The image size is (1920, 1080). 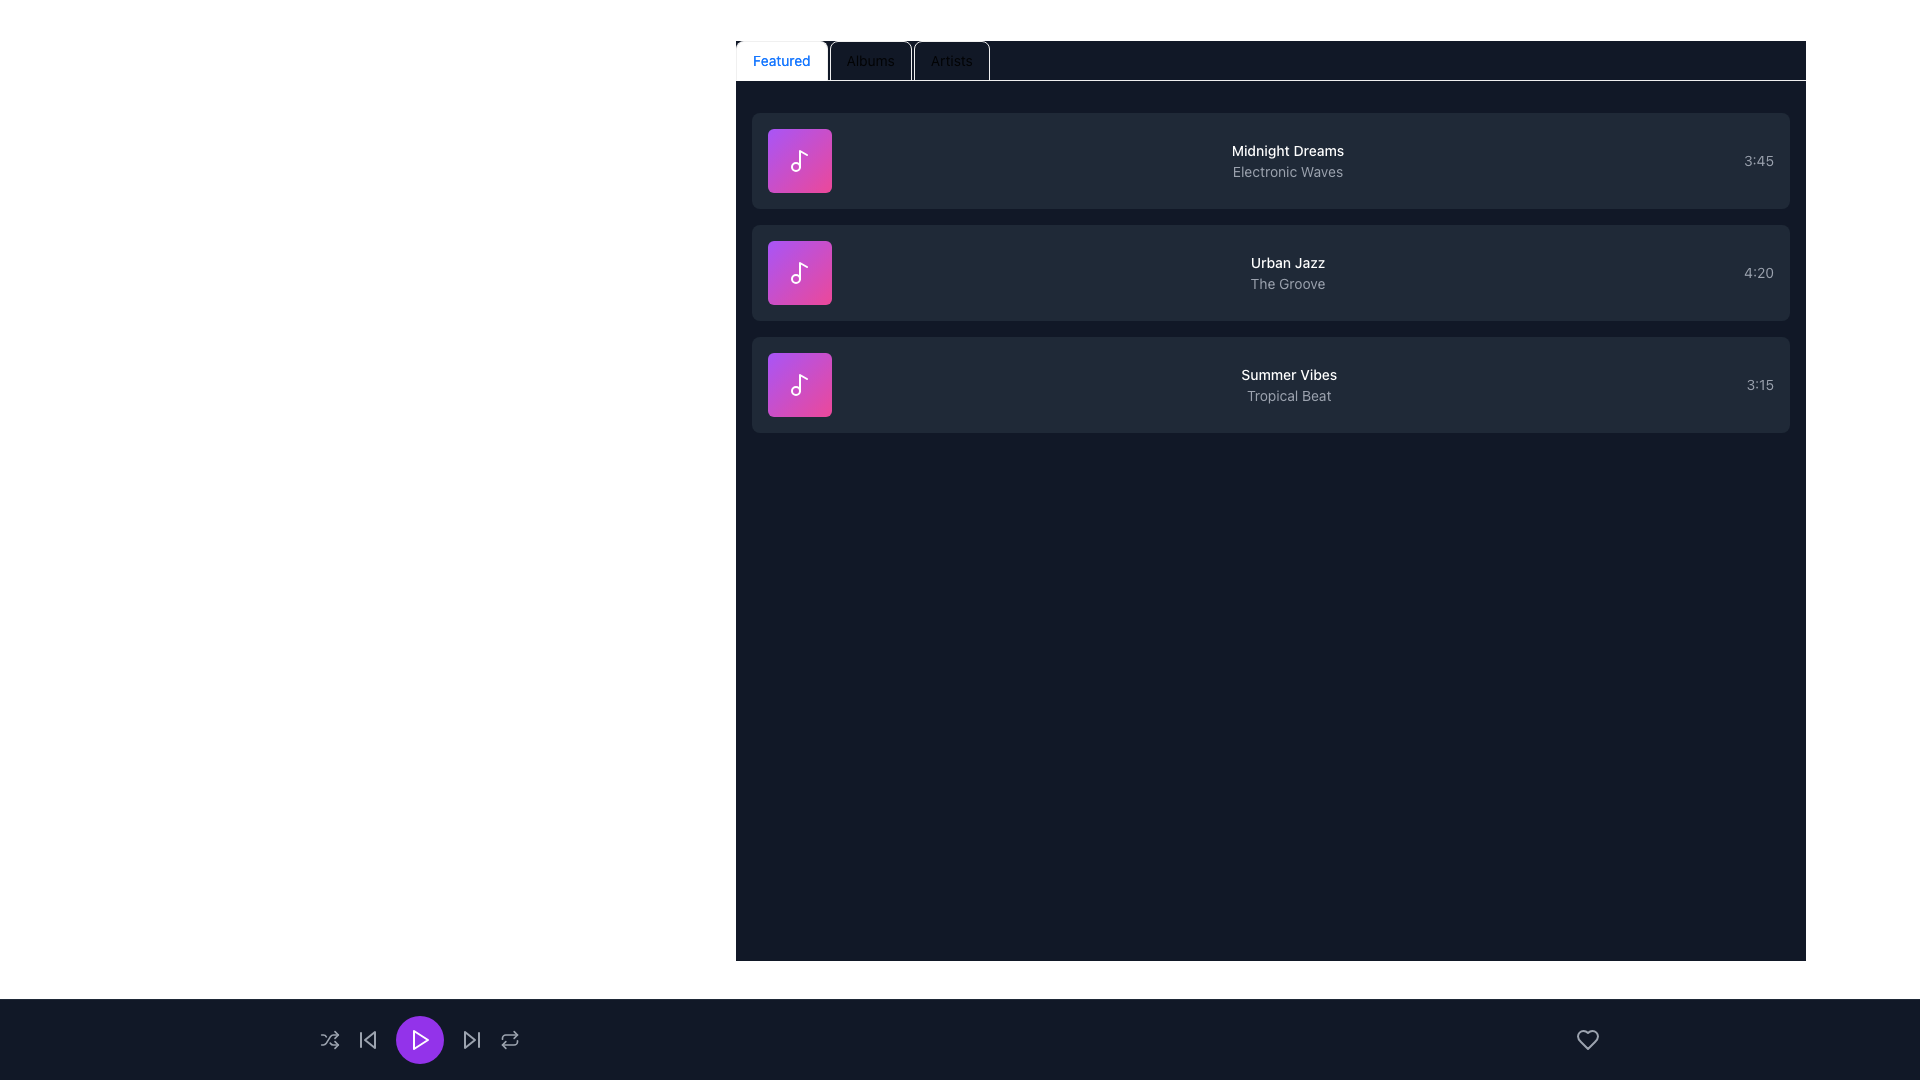 What do you see at coordinates (1288, 284) in the screenshot?
I see `the genre or label of the text element reading 'The Groove', which is a smaller gray text label located under the 'Urban Jazz' title, positioned` at bounding box center [1288, 284].